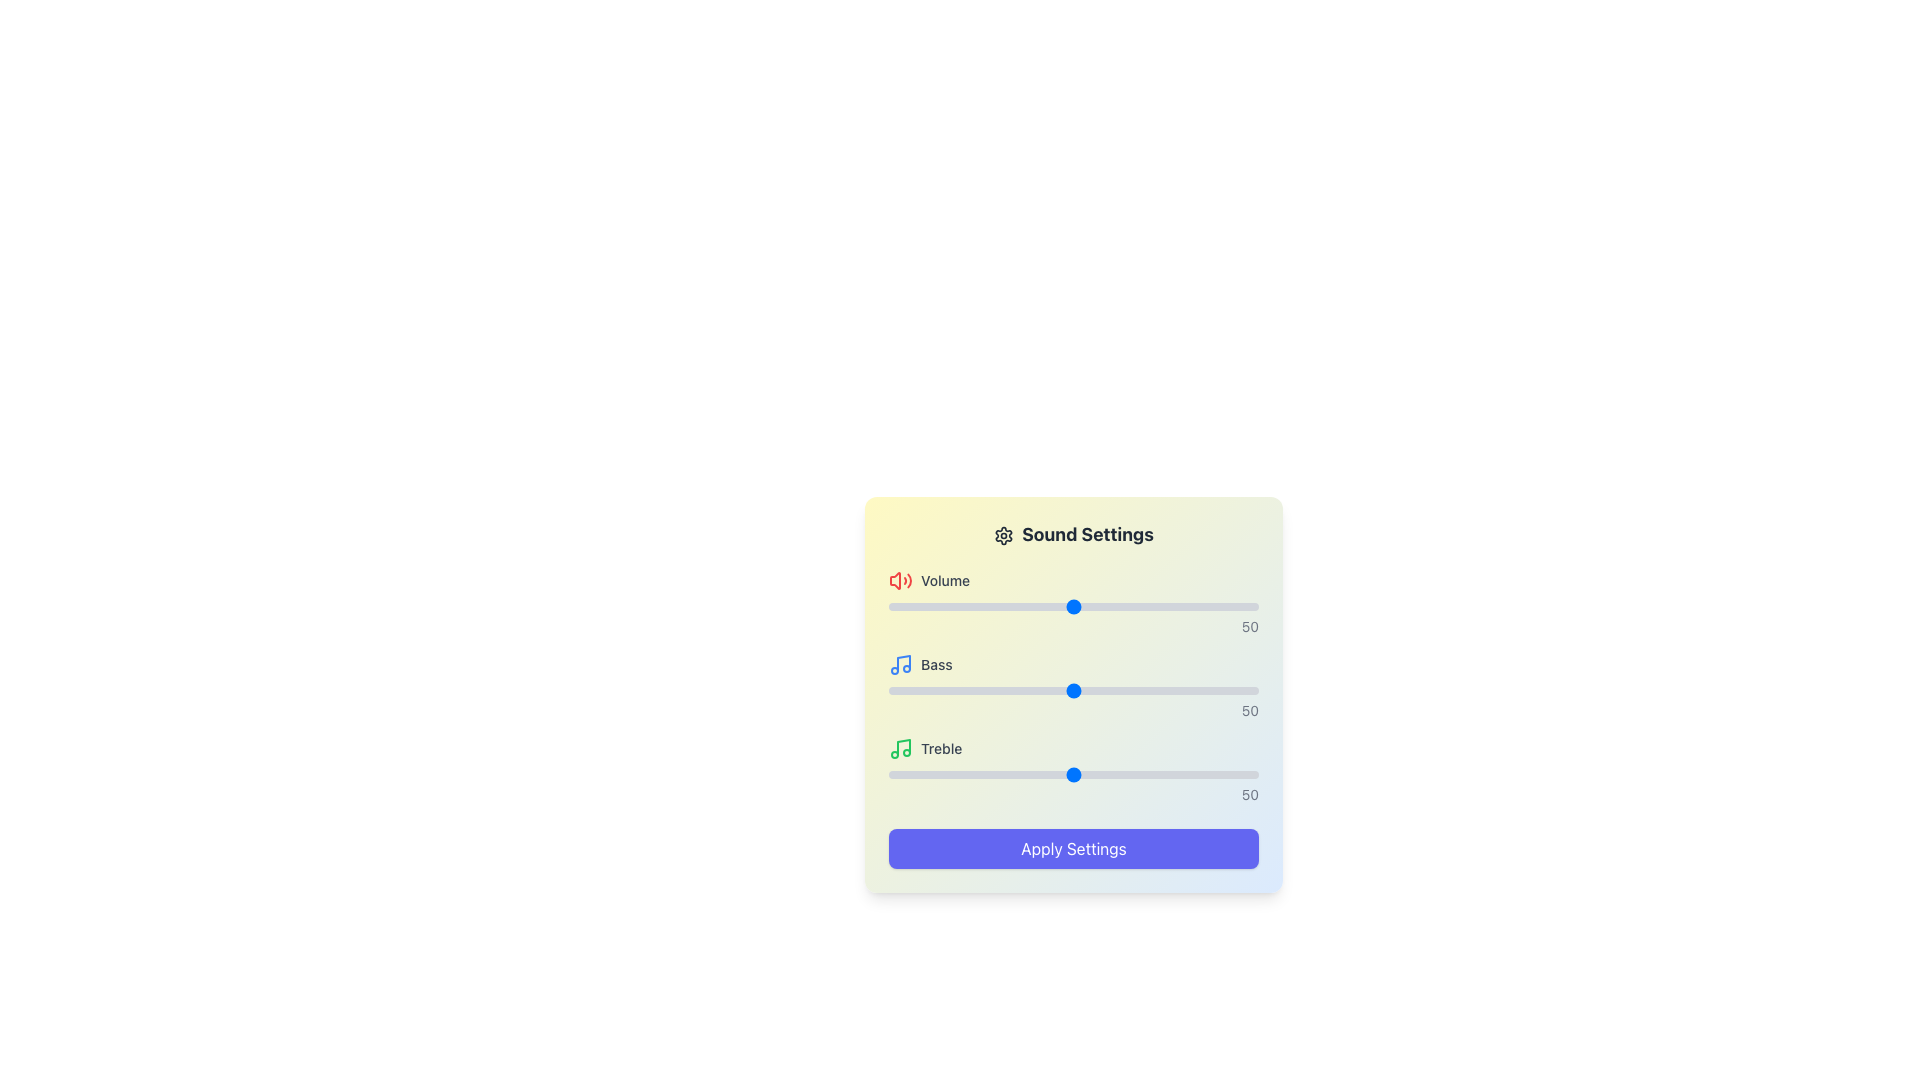 The height and width of the screenshot is (1080, 1920). I want to click on the red speaker-shaped icon located near the text 'Volume' in the 'Sound Settings' section, which is positioned in the top-left corner of the settings card, so click(894, 581).